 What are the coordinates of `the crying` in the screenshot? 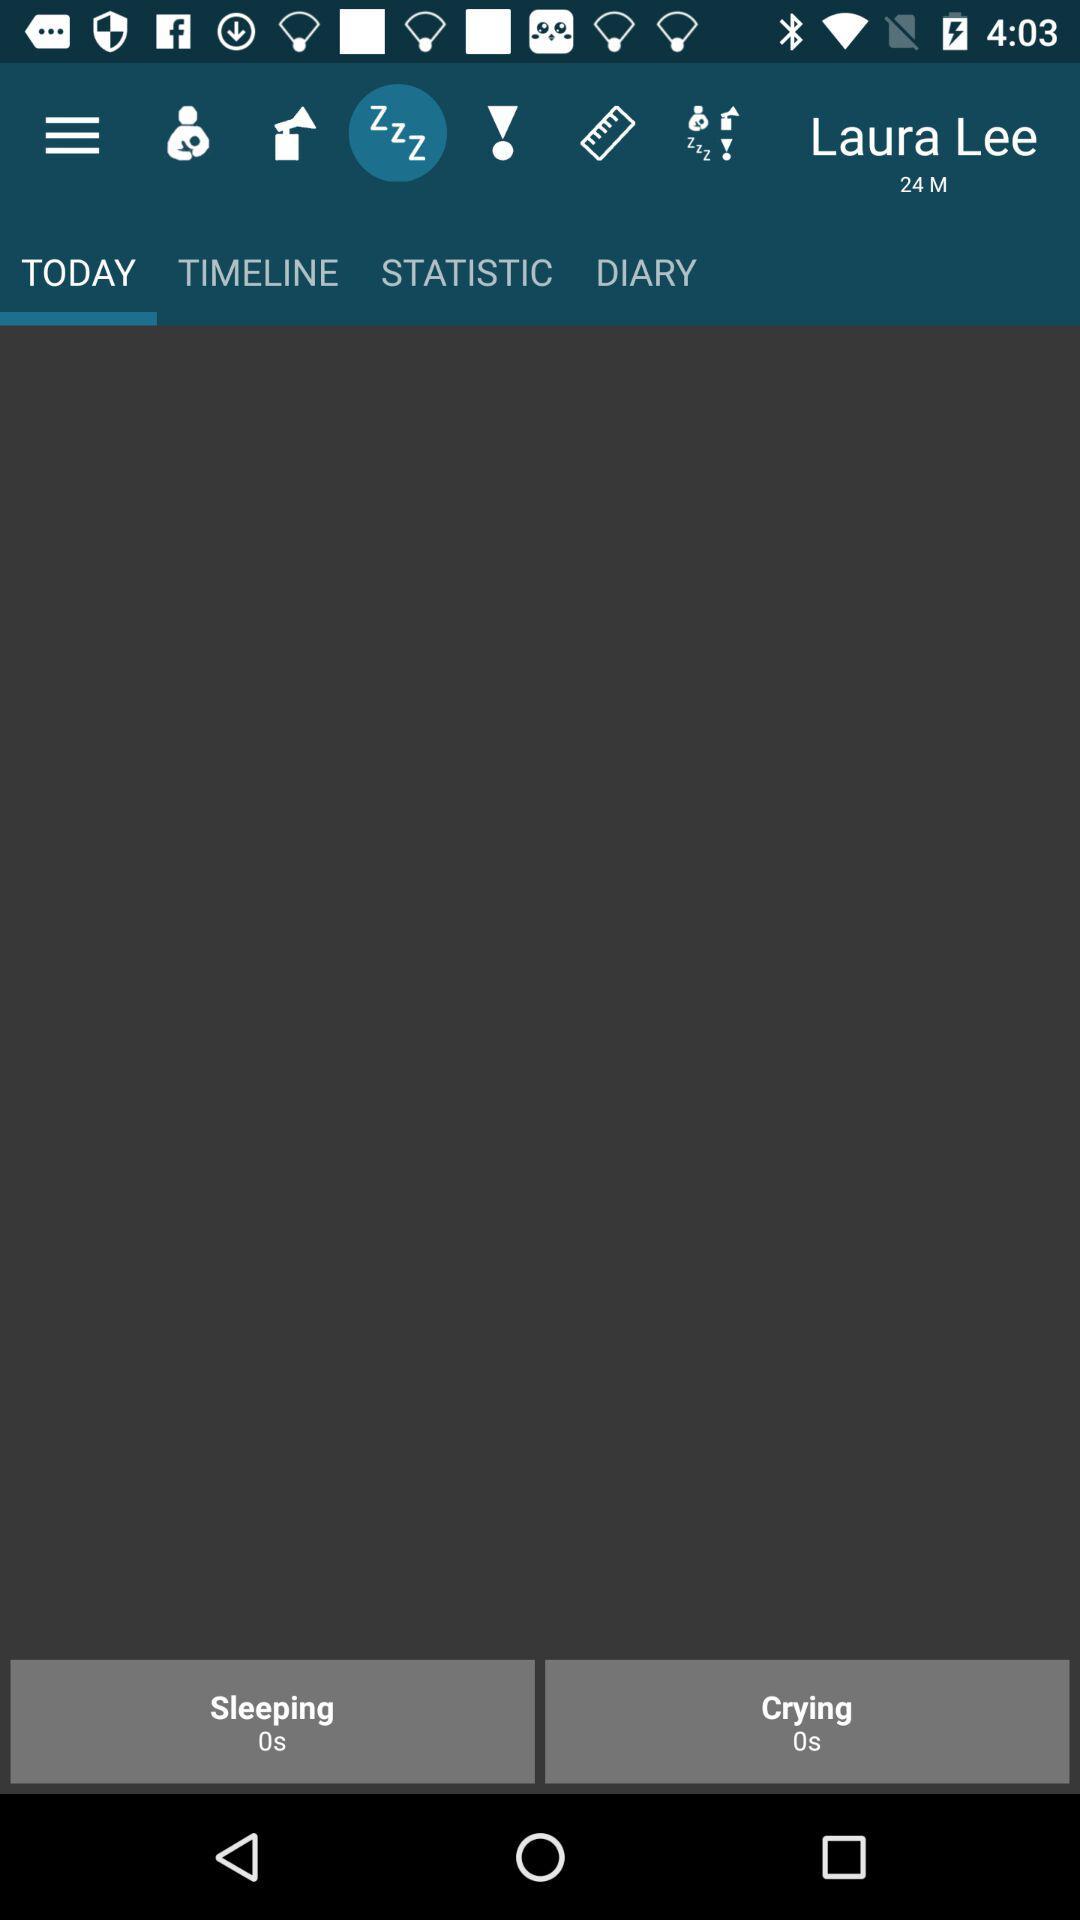 It's located at (806, 1720).